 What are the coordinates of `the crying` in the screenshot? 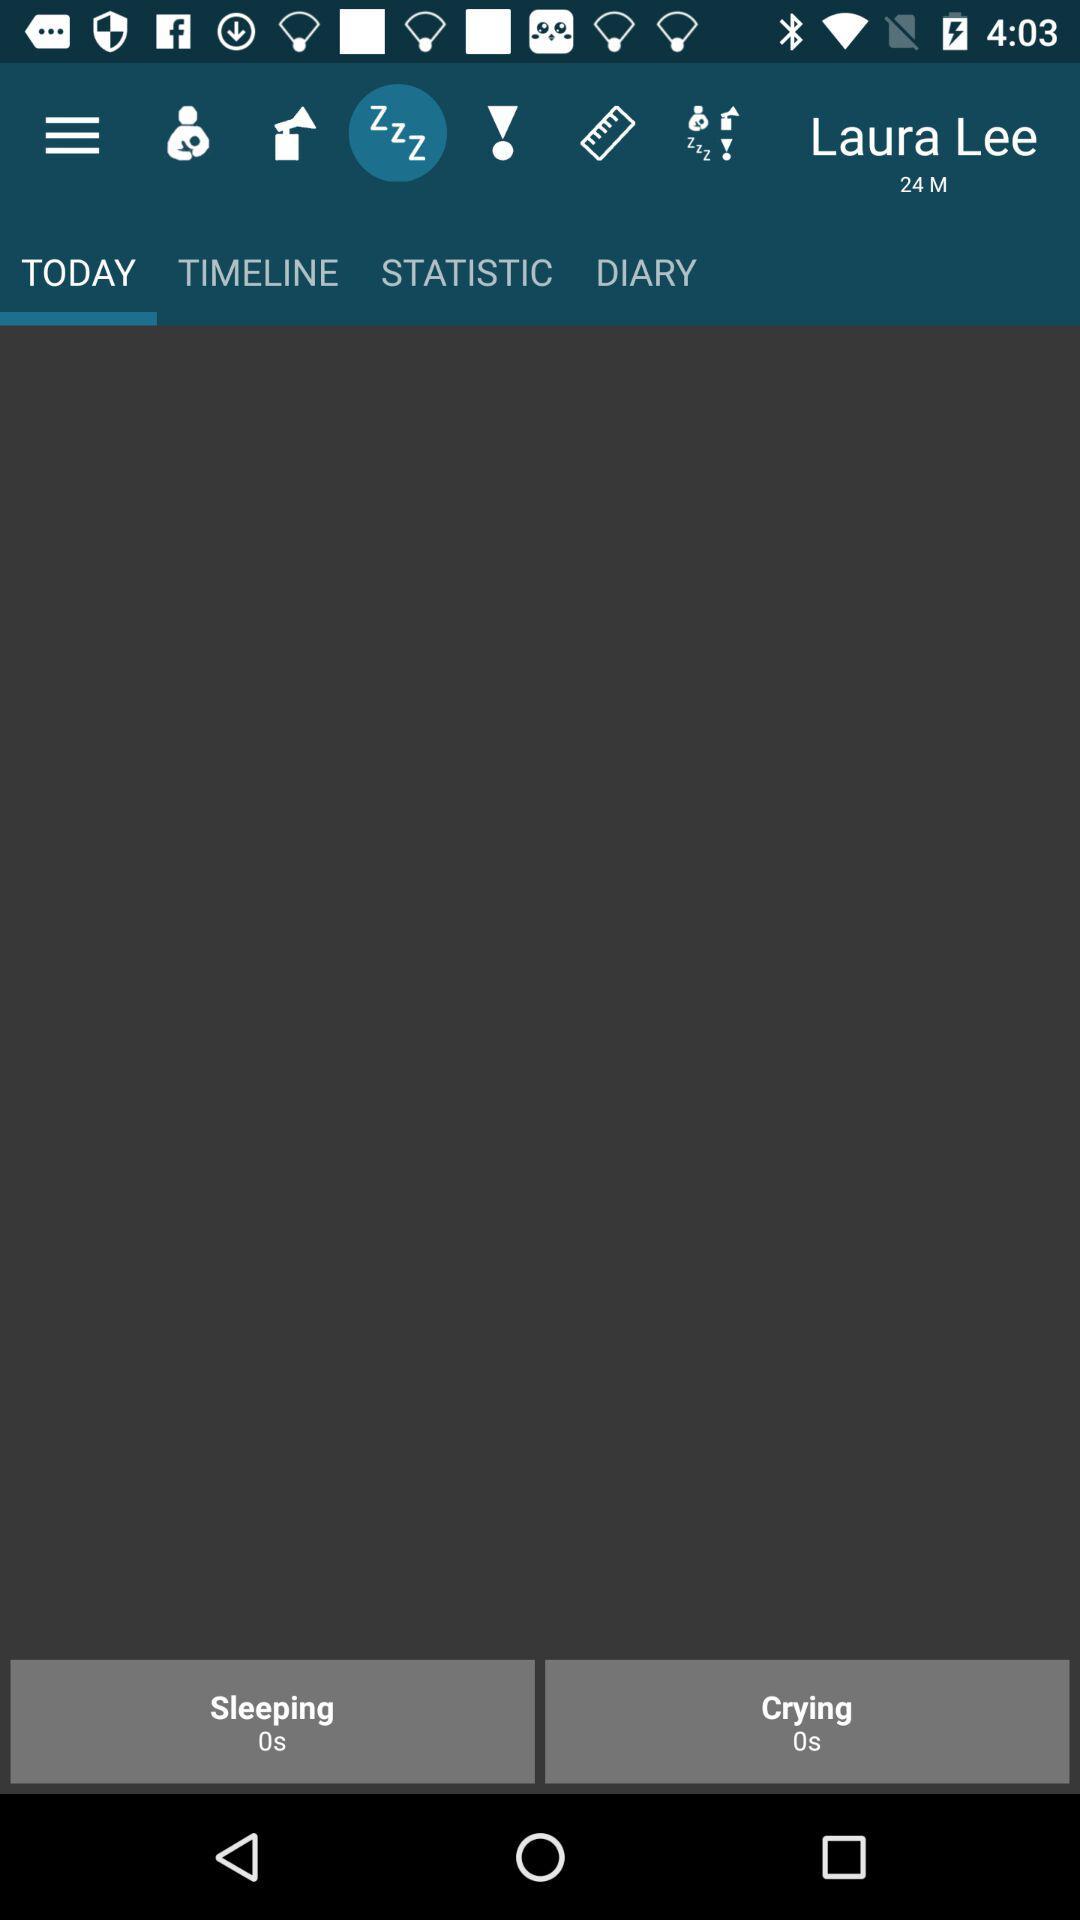 It's located at (806, 1720).